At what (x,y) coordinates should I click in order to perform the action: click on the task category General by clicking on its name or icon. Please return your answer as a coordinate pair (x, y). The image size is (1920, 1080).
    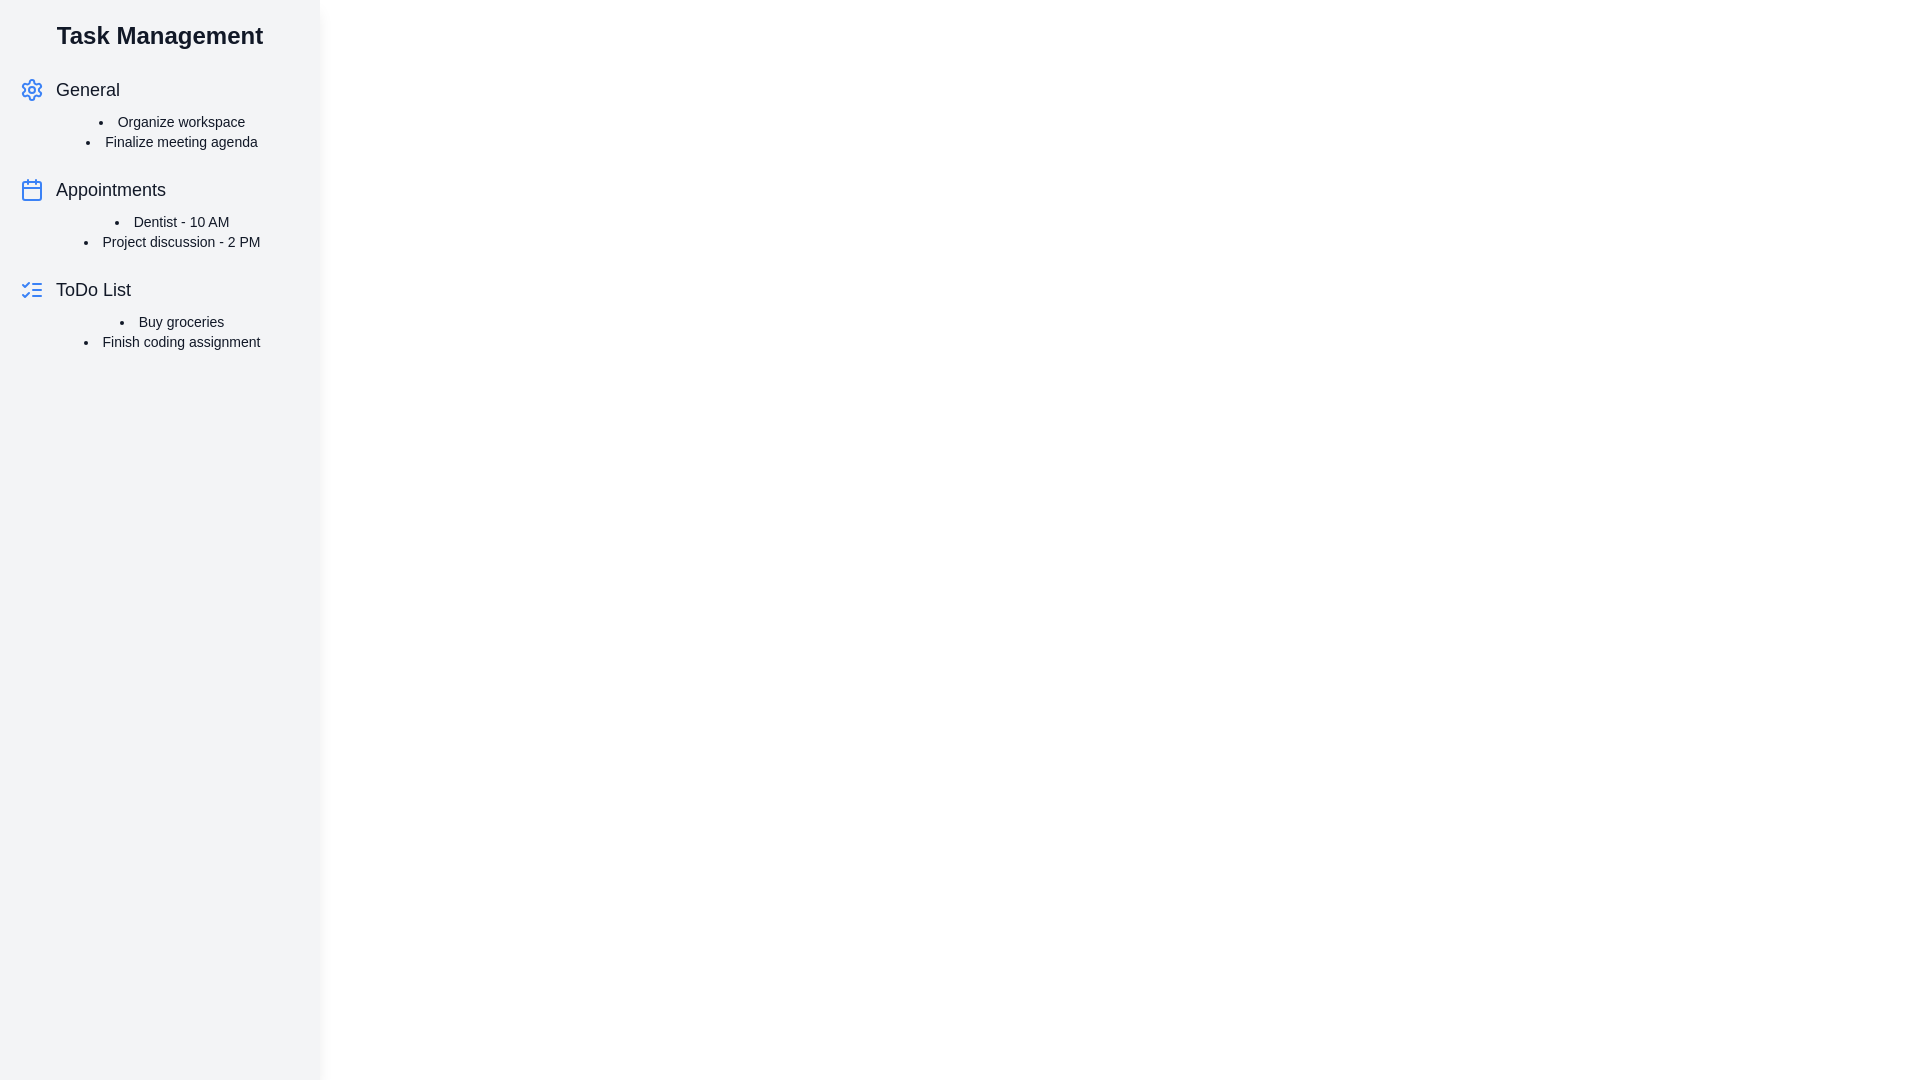
    Looking at the image, I should click on (86, 88).